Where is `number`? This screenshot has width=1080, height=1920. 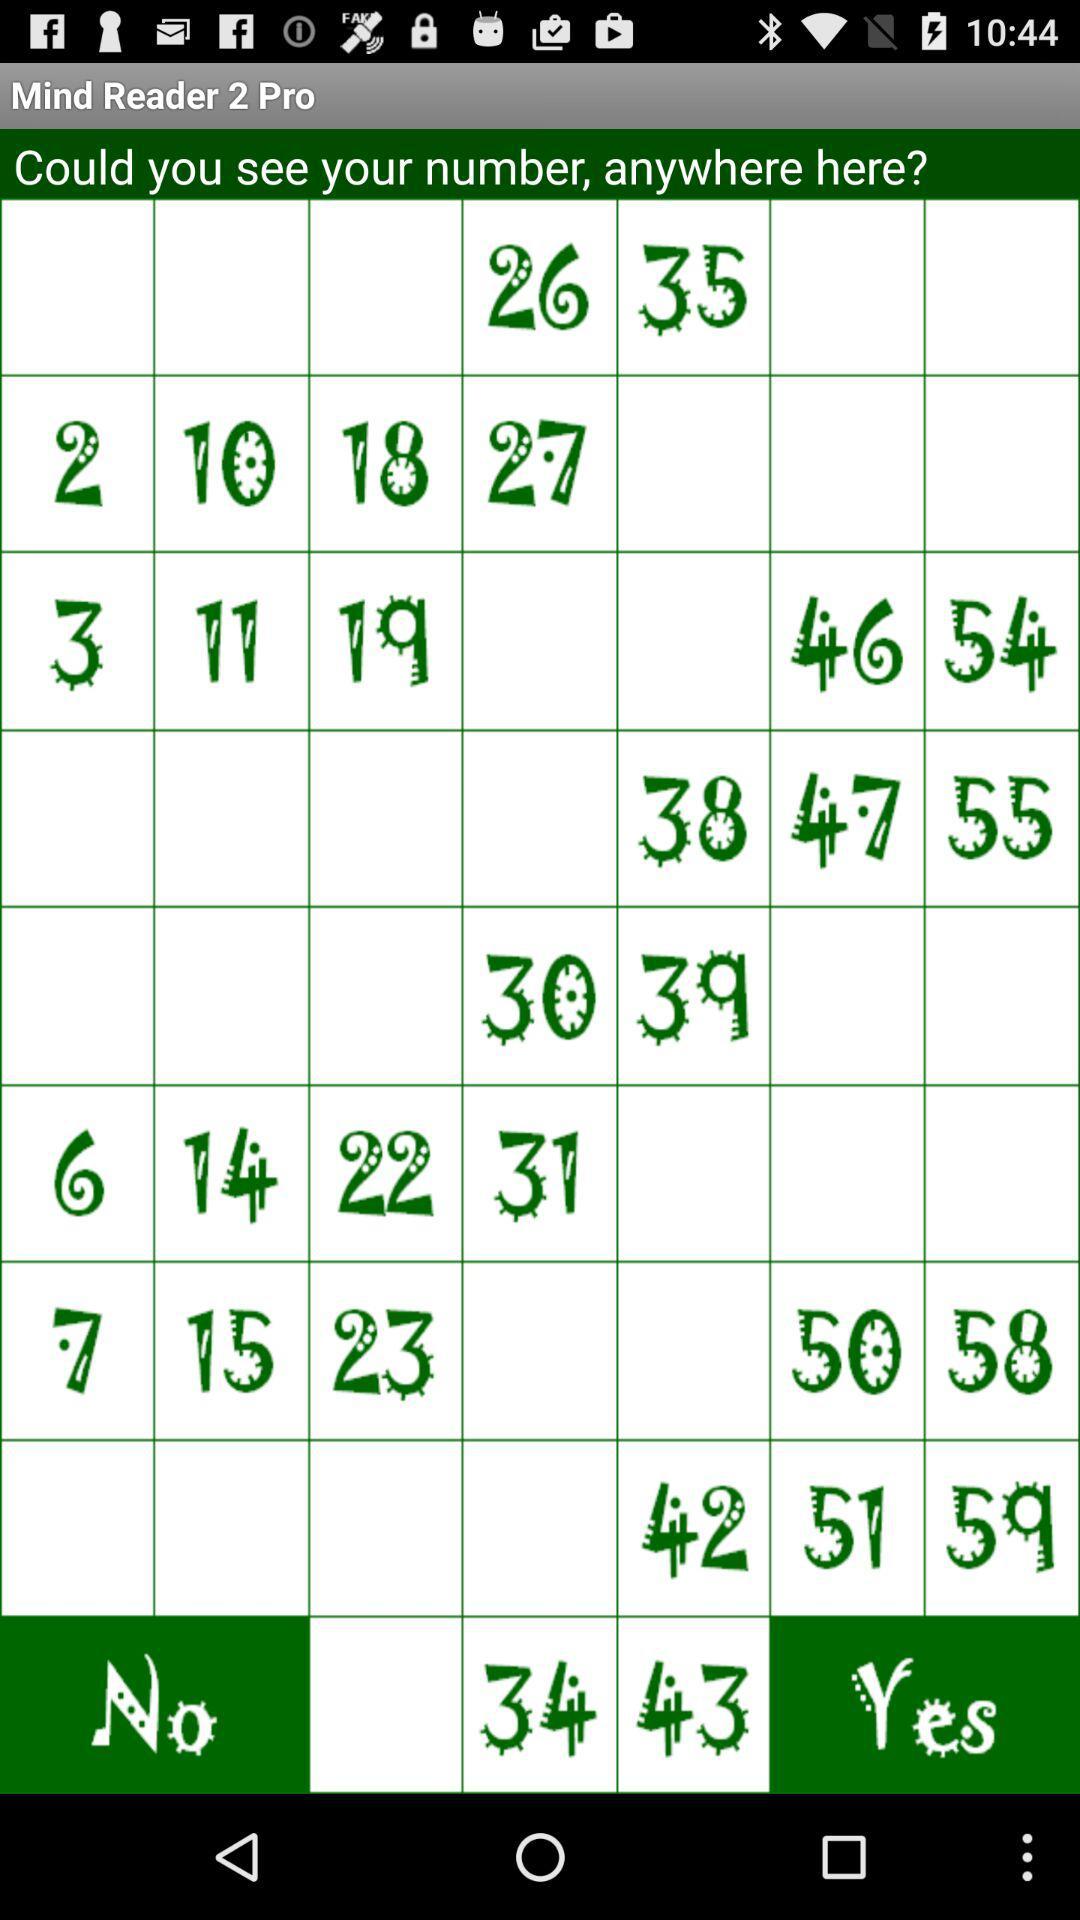 number is located at coordinates (848, 995).